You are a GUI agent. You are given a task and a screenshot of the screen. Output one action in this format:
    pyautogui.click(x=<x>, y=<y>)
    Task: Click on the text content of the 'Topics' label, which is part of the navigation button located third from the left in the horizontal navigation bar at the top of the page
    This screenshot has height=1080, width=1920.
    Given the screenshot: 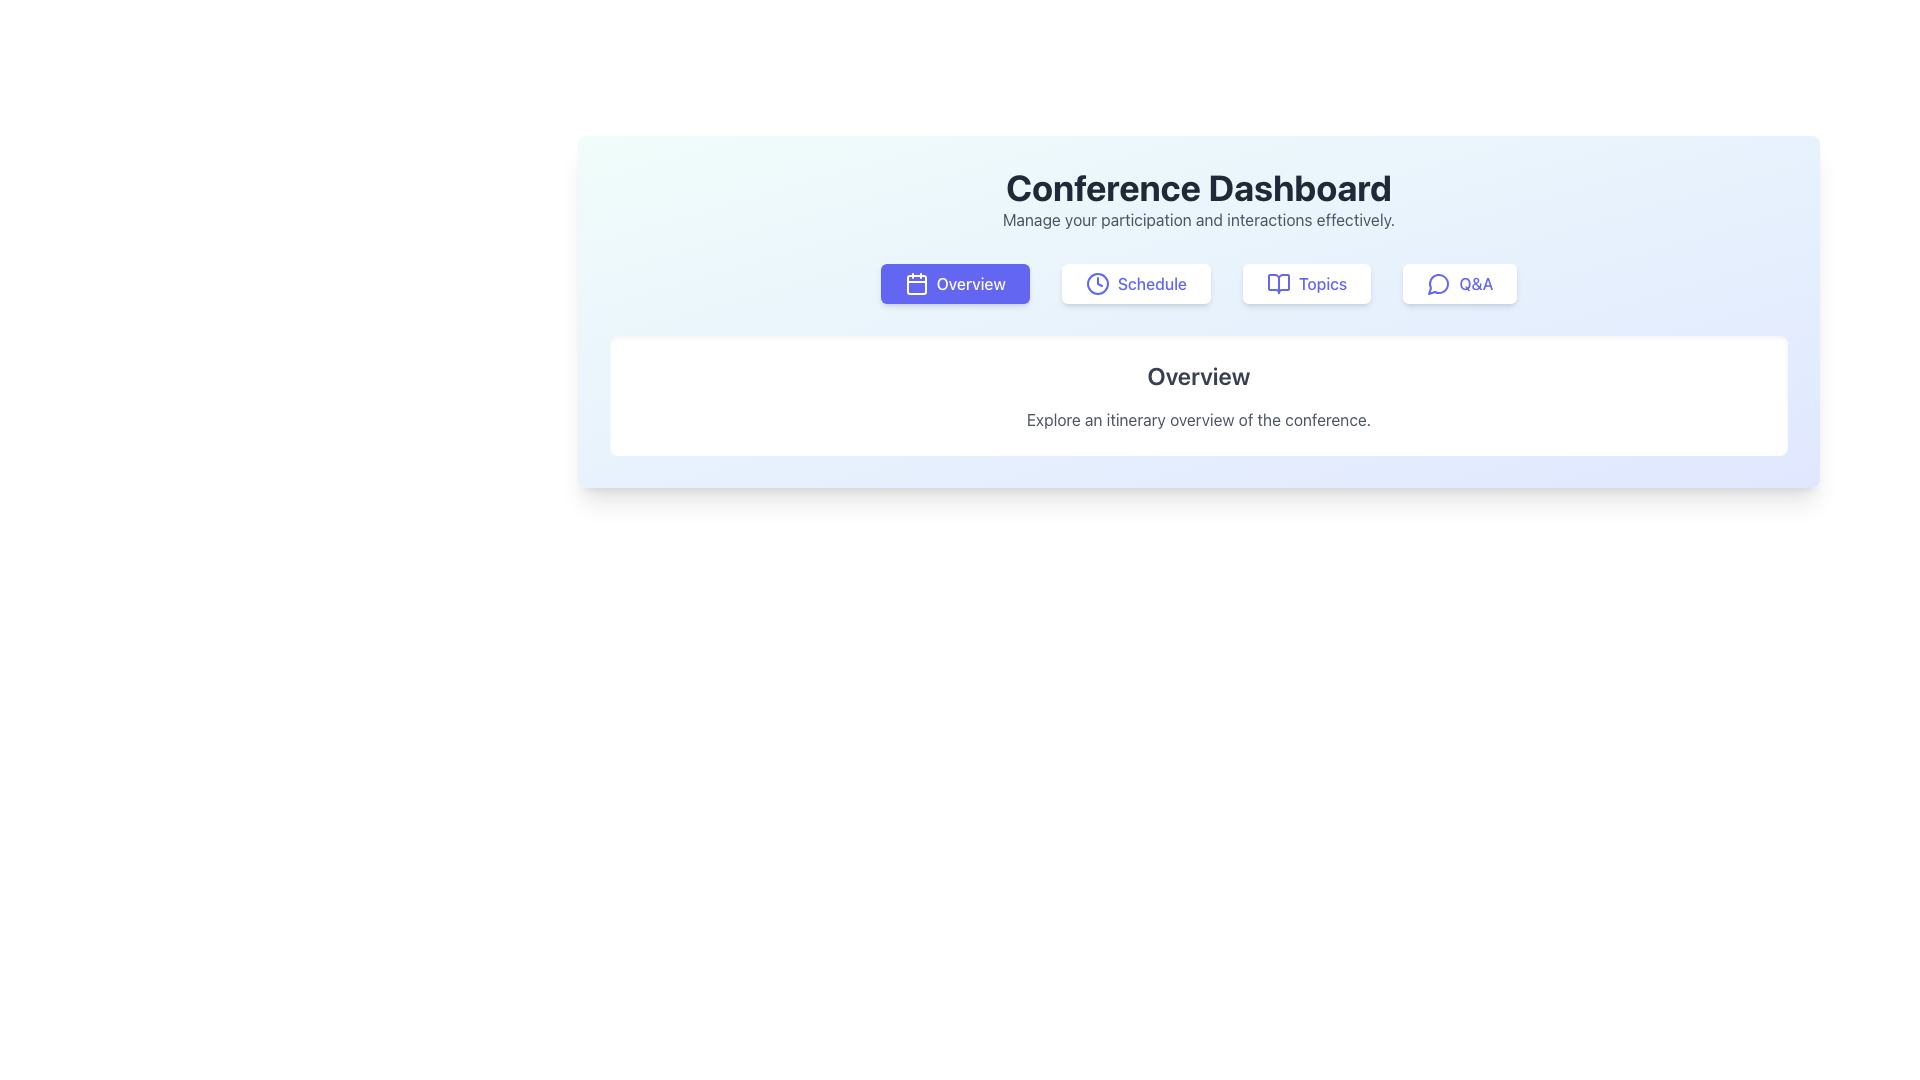 What is the action you would take?
    pyautogui.click(x=1323, y=284)
    